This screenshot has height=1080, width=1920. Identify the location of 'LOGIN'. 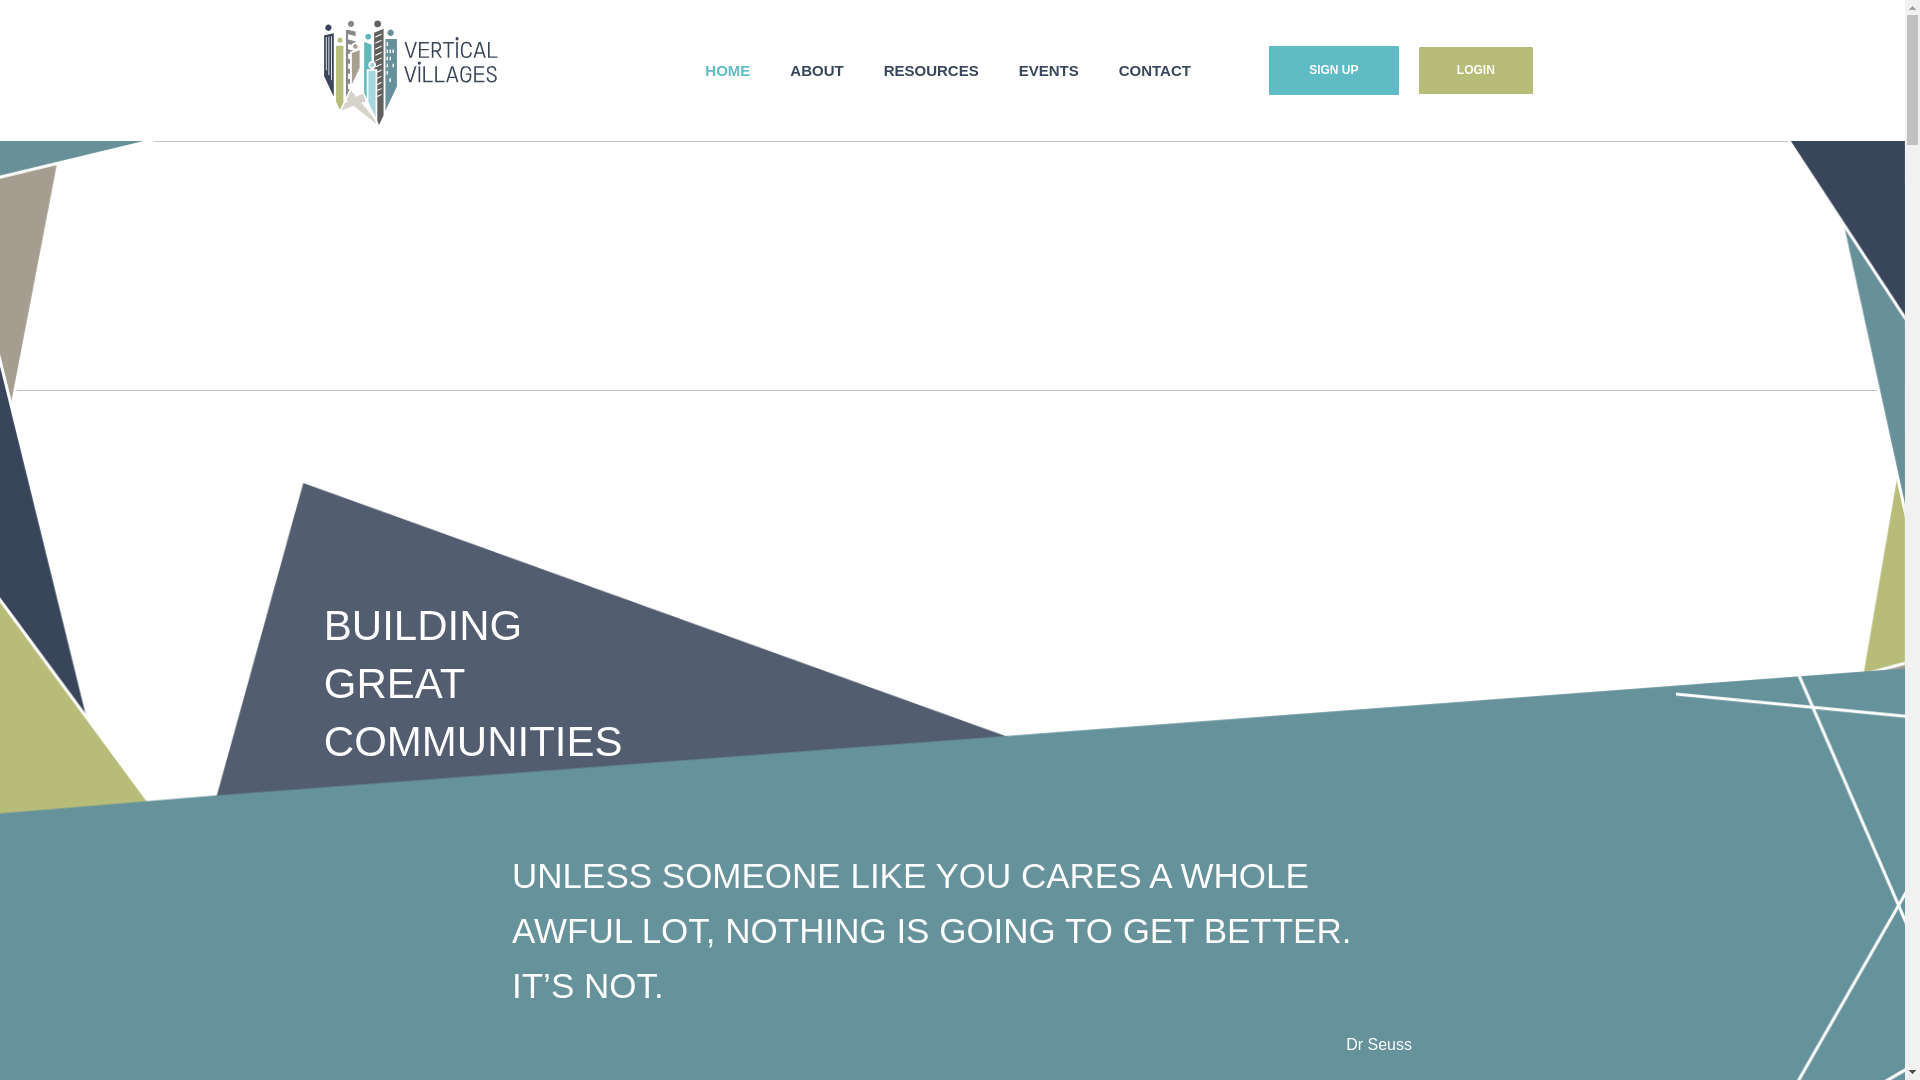
(1476, 68).